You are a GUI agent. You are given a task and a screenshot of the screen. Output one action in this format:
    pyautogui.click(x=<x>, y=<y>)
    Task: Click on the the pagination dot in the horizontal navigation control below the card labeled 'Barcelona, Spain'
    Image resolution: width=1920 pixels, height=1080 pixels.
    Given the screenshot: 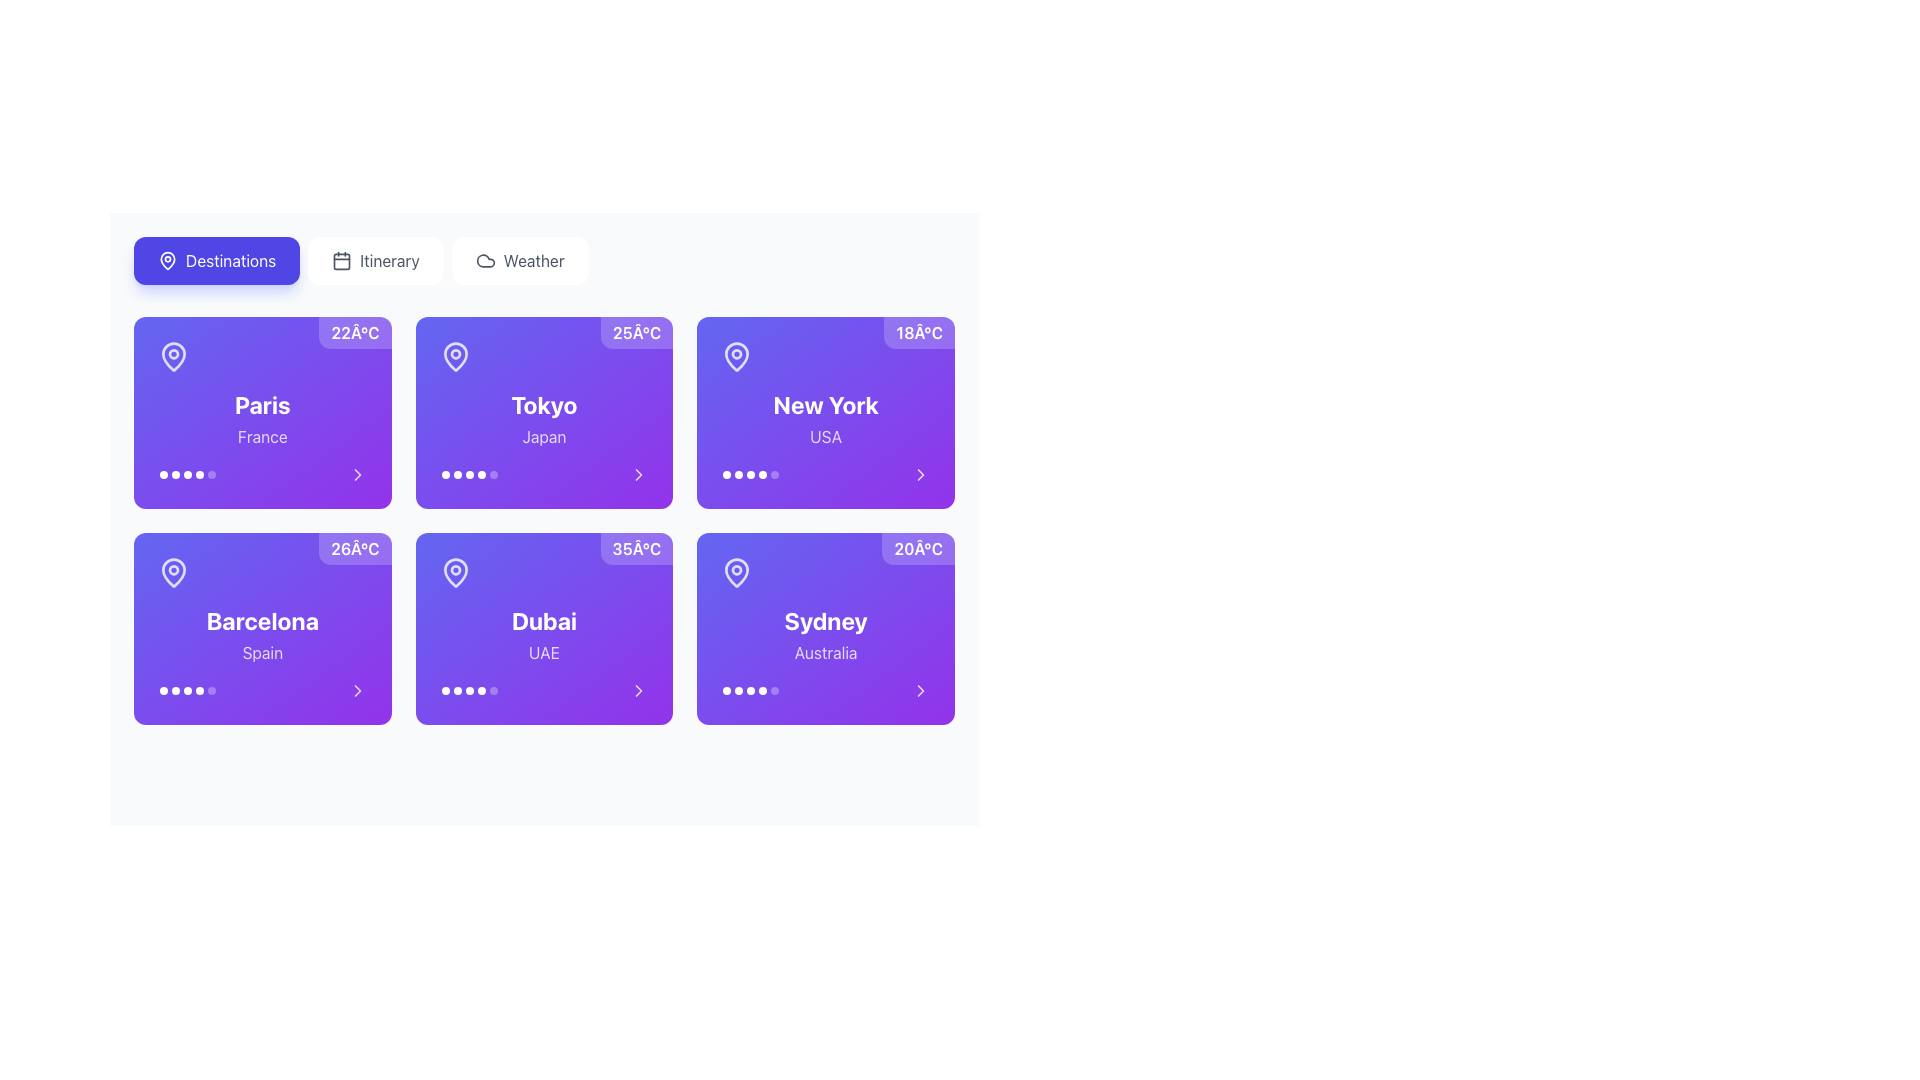 What is the action you would take?
    pyautogui.click(x=261, y=689)
    